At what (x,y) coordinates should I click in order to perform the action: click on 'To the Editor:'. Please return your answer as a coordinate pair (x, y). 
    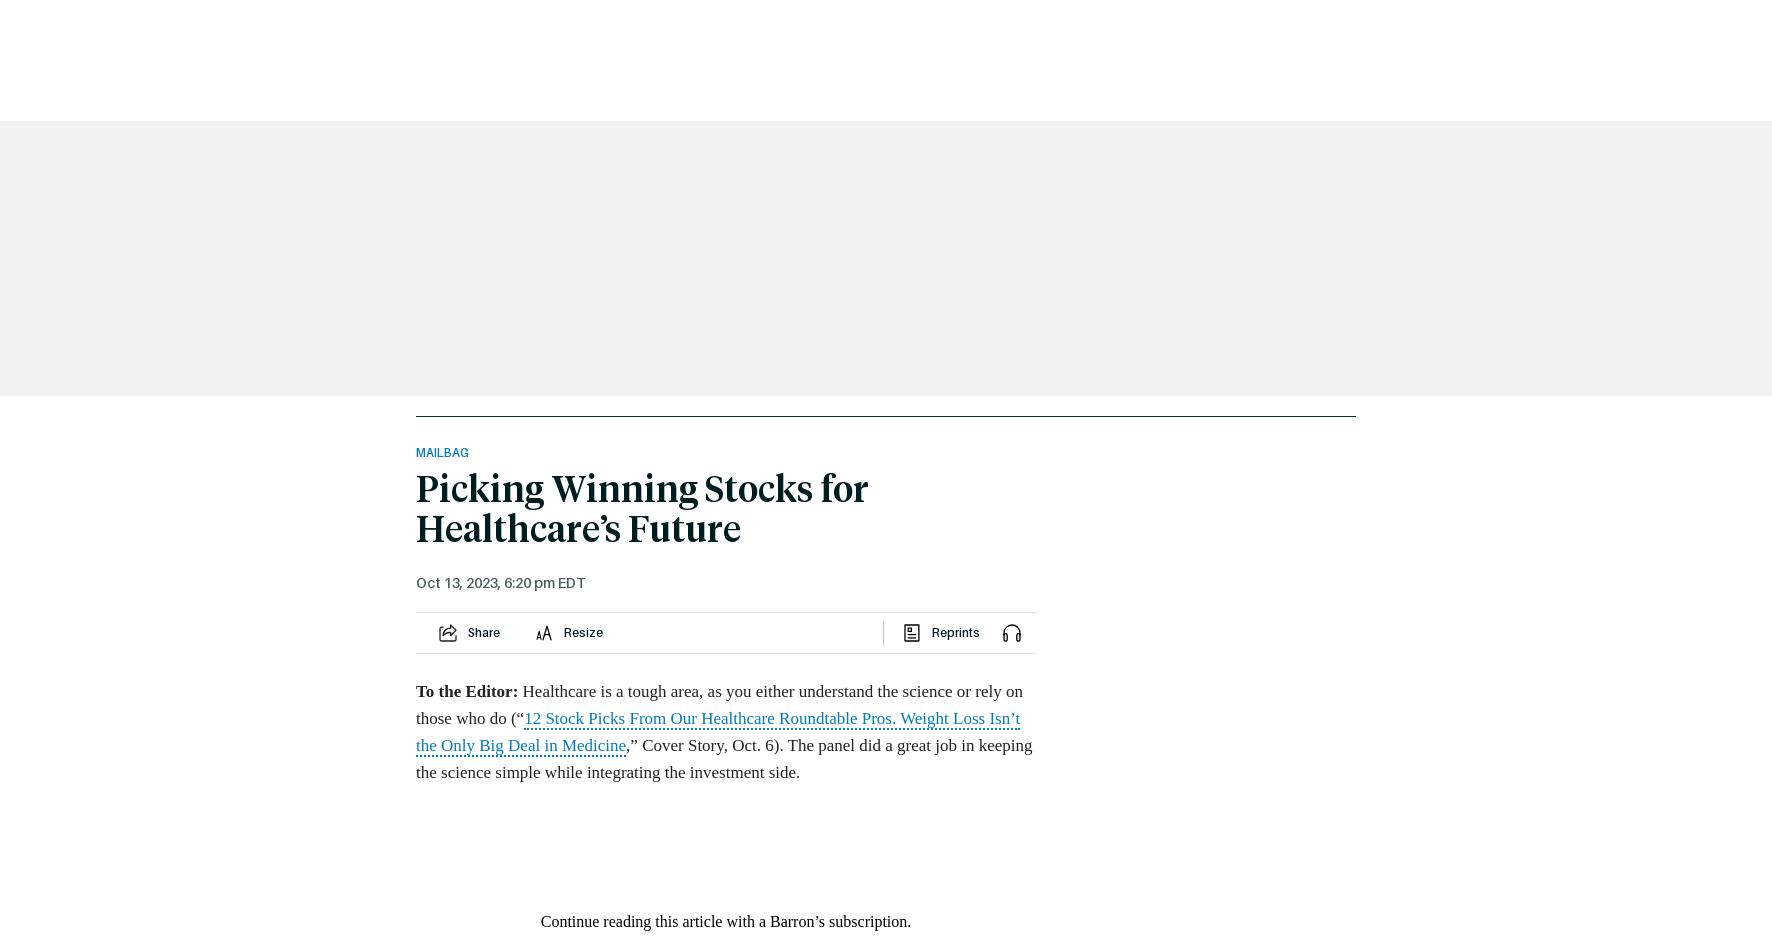
    Looking at the image, I should click on (465, 691).